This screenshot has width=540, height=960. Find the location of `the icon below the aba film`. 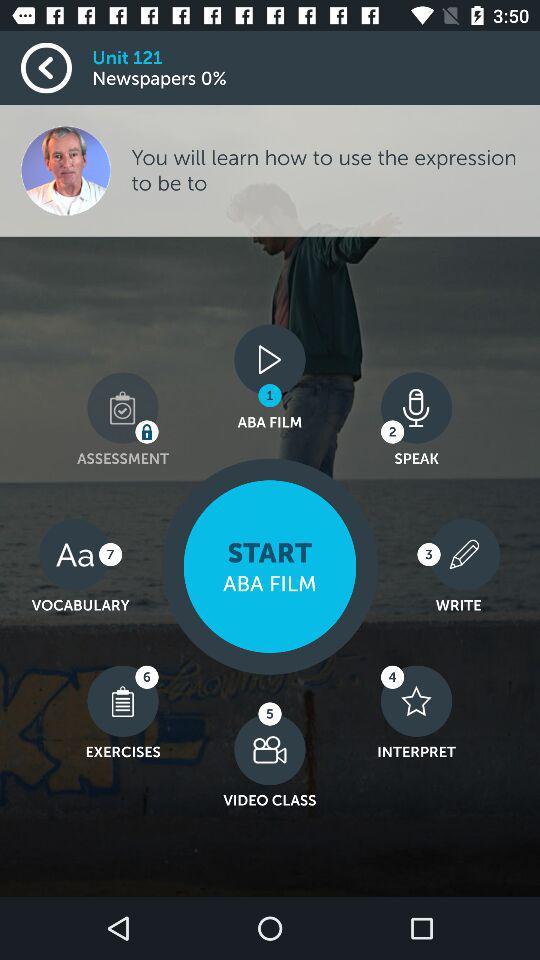

the icon below the aba film is located at coordinates (270, 566).